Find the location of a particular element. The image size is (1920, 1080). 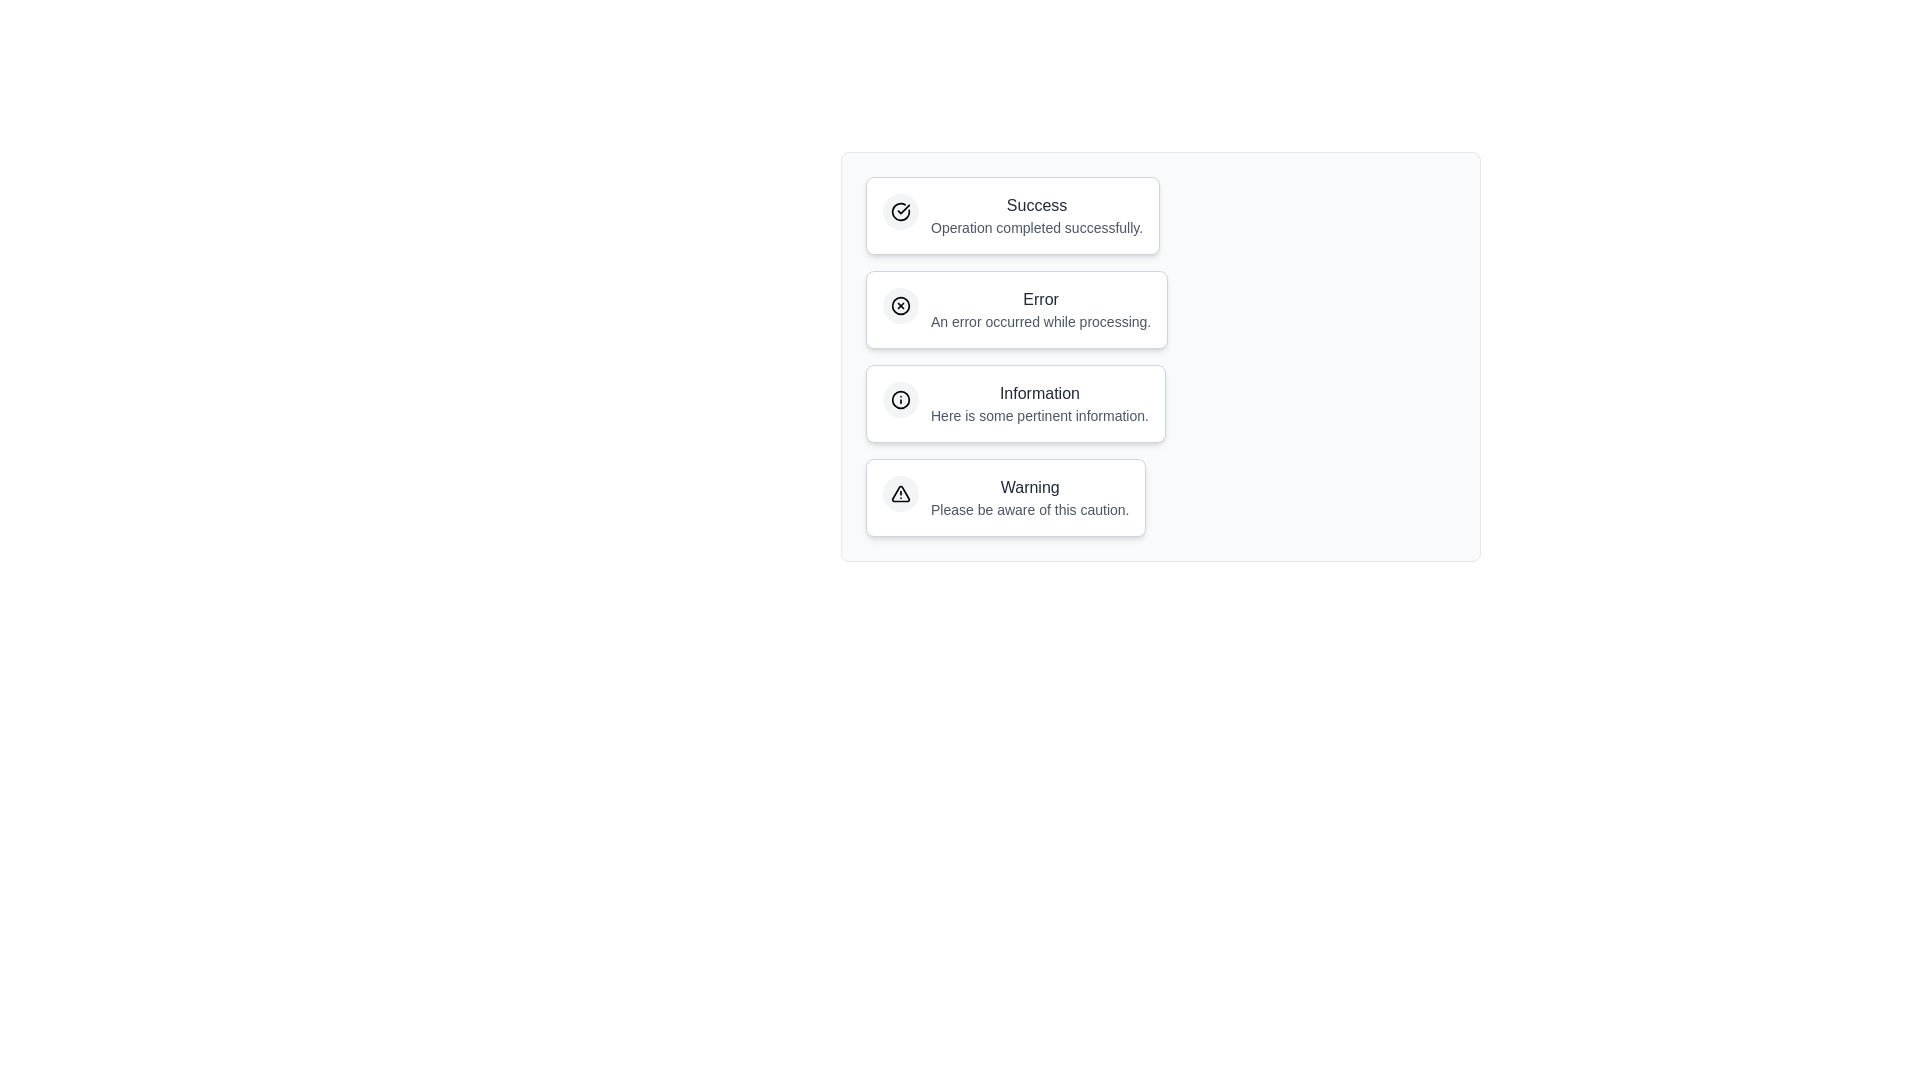

the icon within the notification chip corresponding to Information is located at coordinates (900, 400).